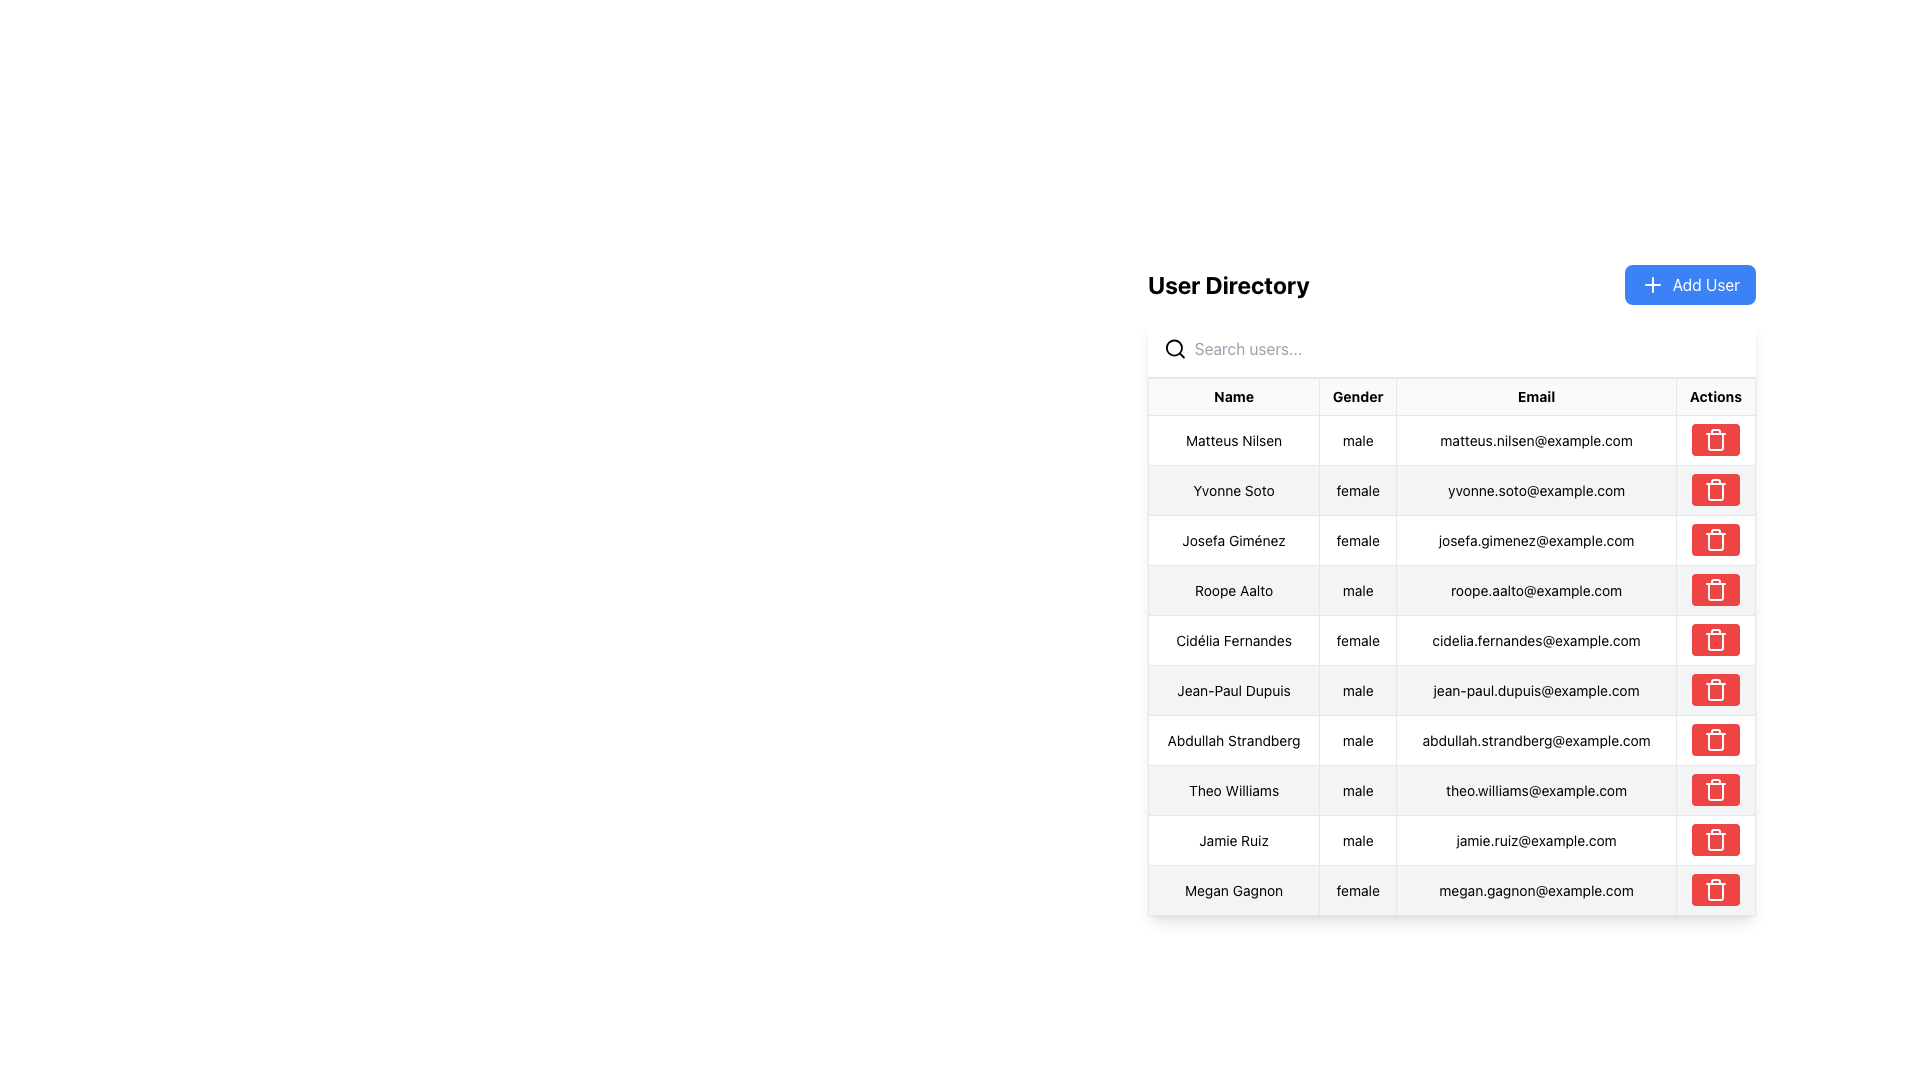  Describe the element at coordinates (1358, 540) in the screenshot. I see `the static text indicating the gender of the individual named Josefa Giménez, located in the third row of the 'Gender' column in the table` at that location.